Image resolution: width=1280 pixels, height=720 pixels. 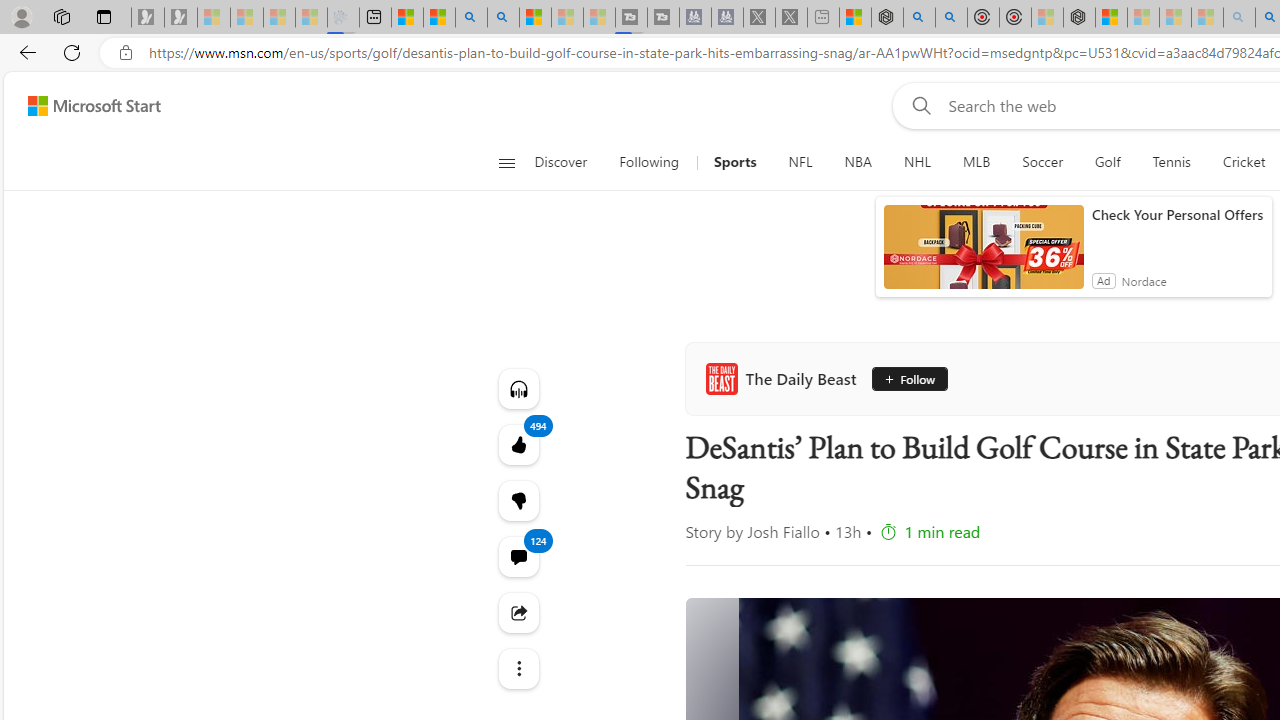 What do you see at coordinates (950, 17) in the screenshot?
I see `'poe ++ standard - Search'` at bounding box center [950, 17].